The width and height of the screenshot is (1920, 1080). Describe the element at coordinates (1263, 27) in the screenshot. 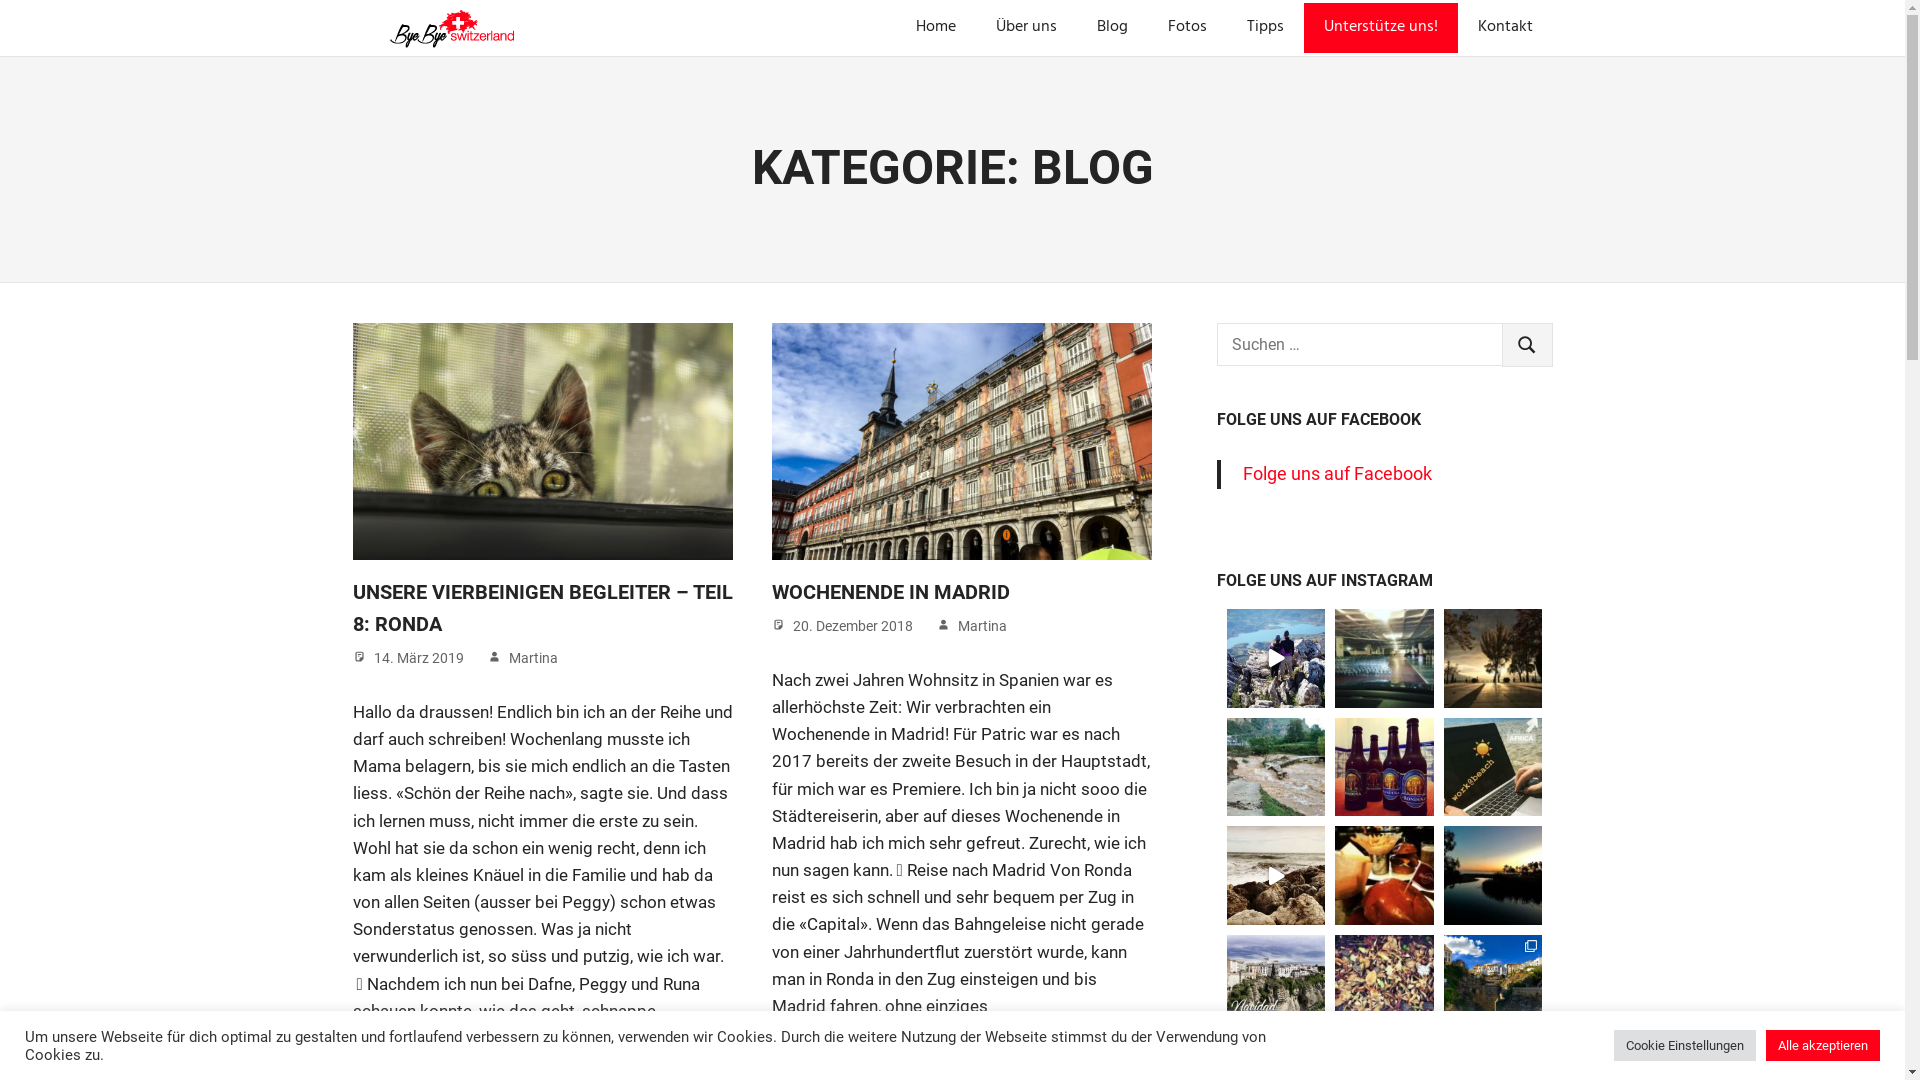

I see `'Tipps'` at that location.